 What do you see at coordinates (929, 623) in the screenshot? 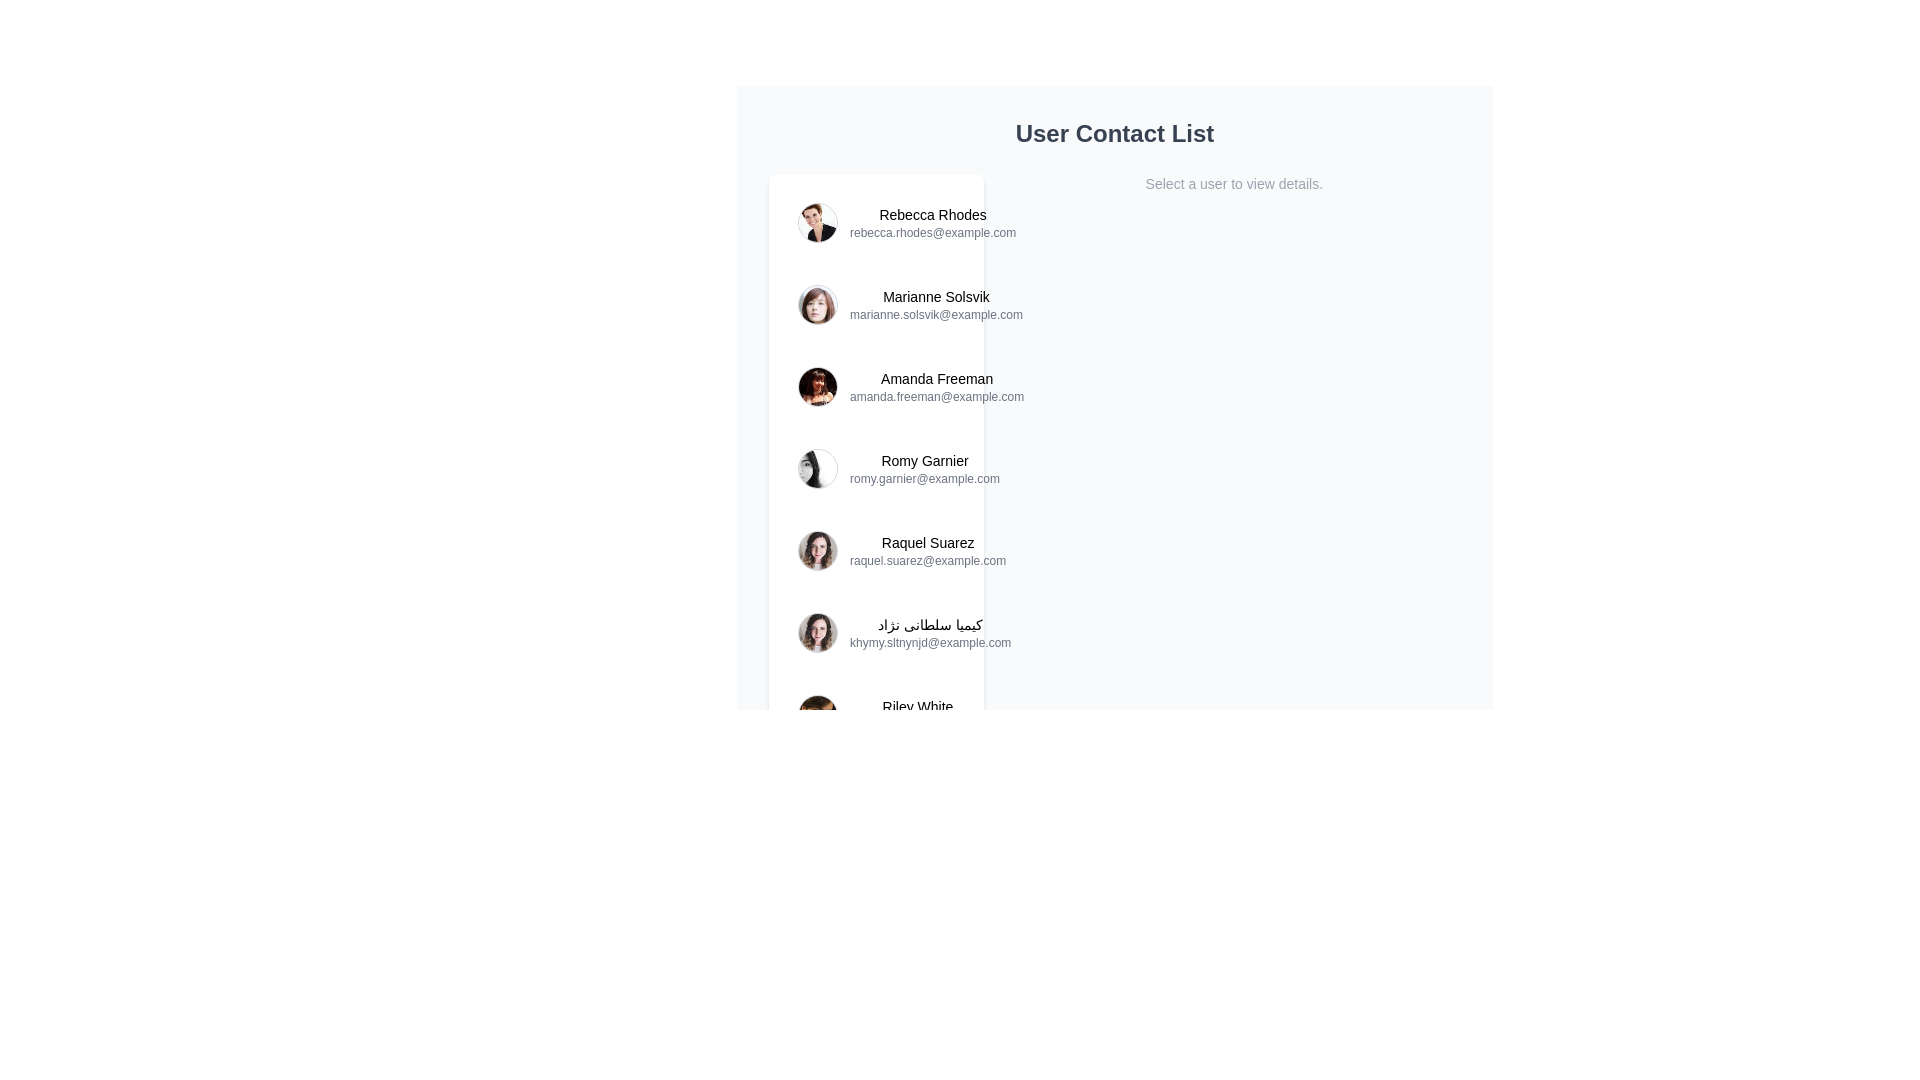
I see `the text label displaying 'کیمیا سلطانی نژاد' in bold, which is part of a user contact list` at bounding box center [929, 623].